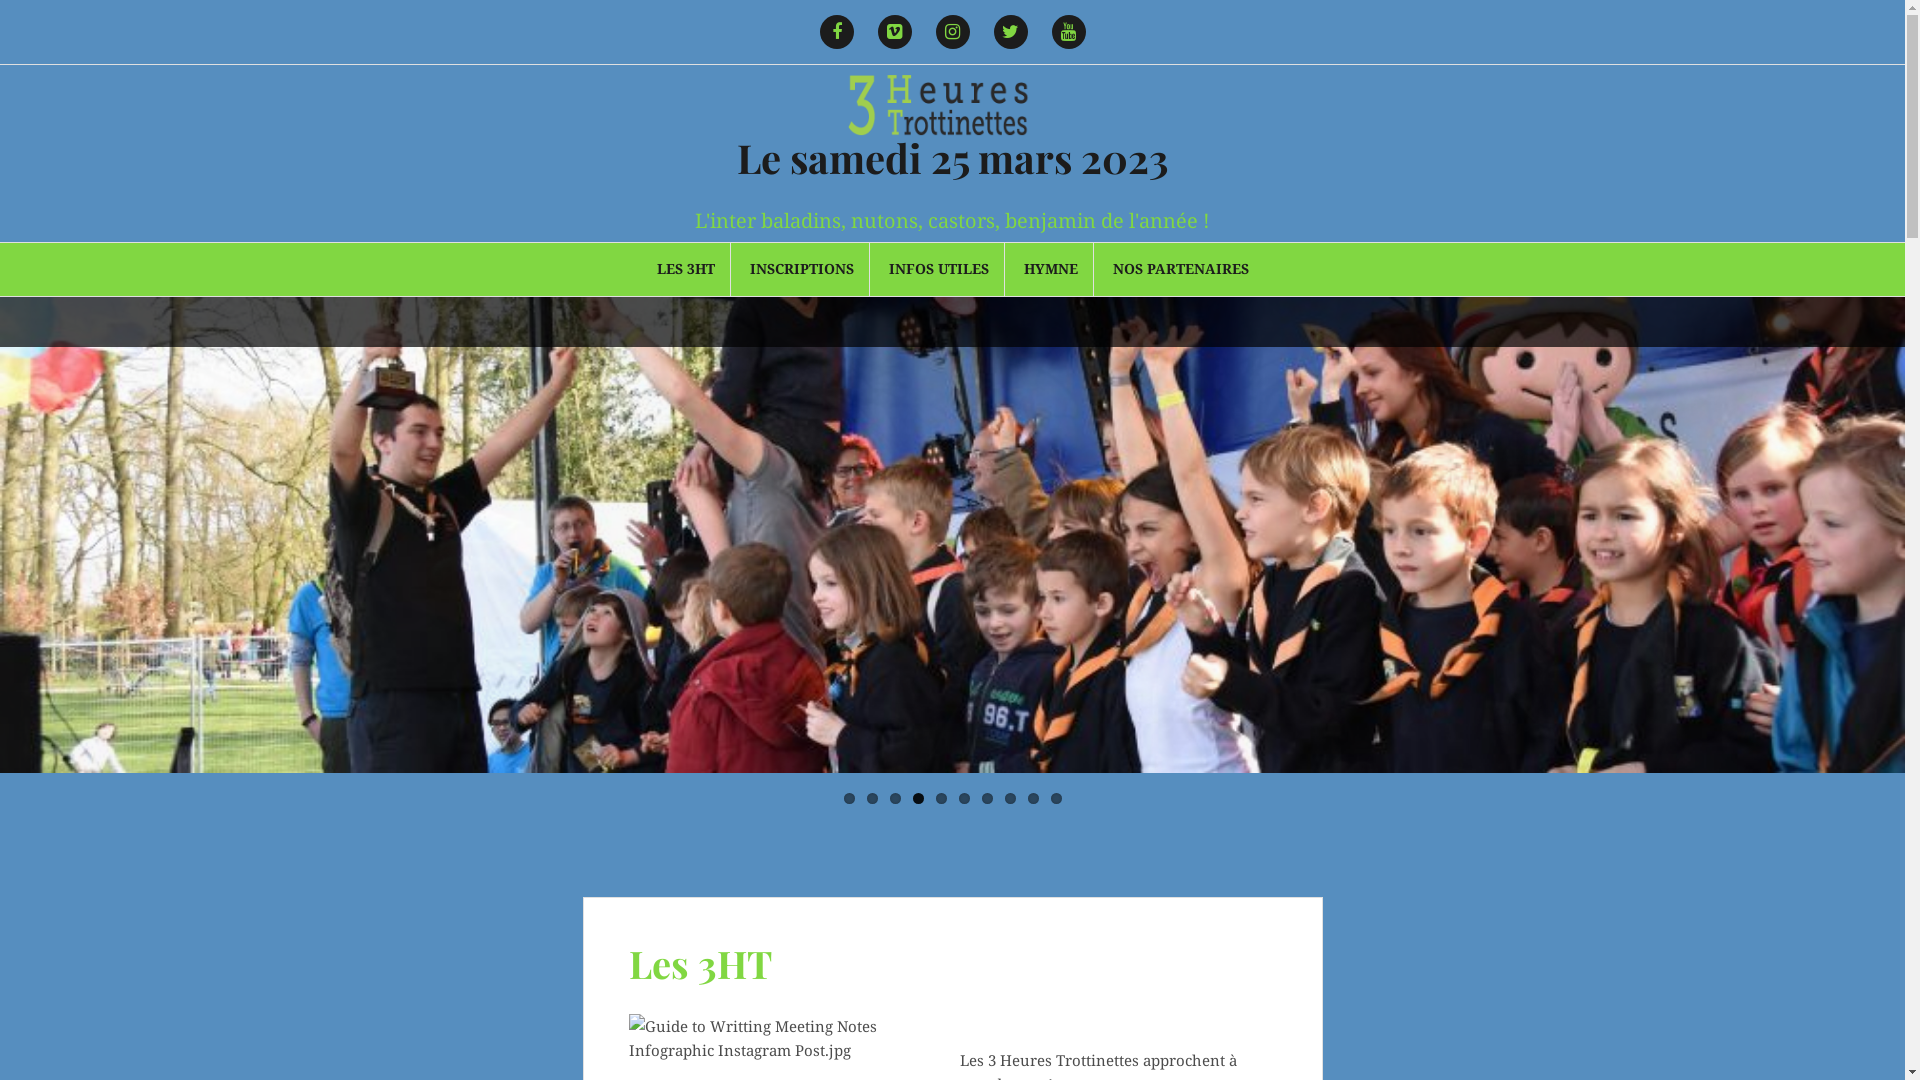 This screenshot has height=1080, width=1920. I want to click on 'Instagram', so click(925, 31).